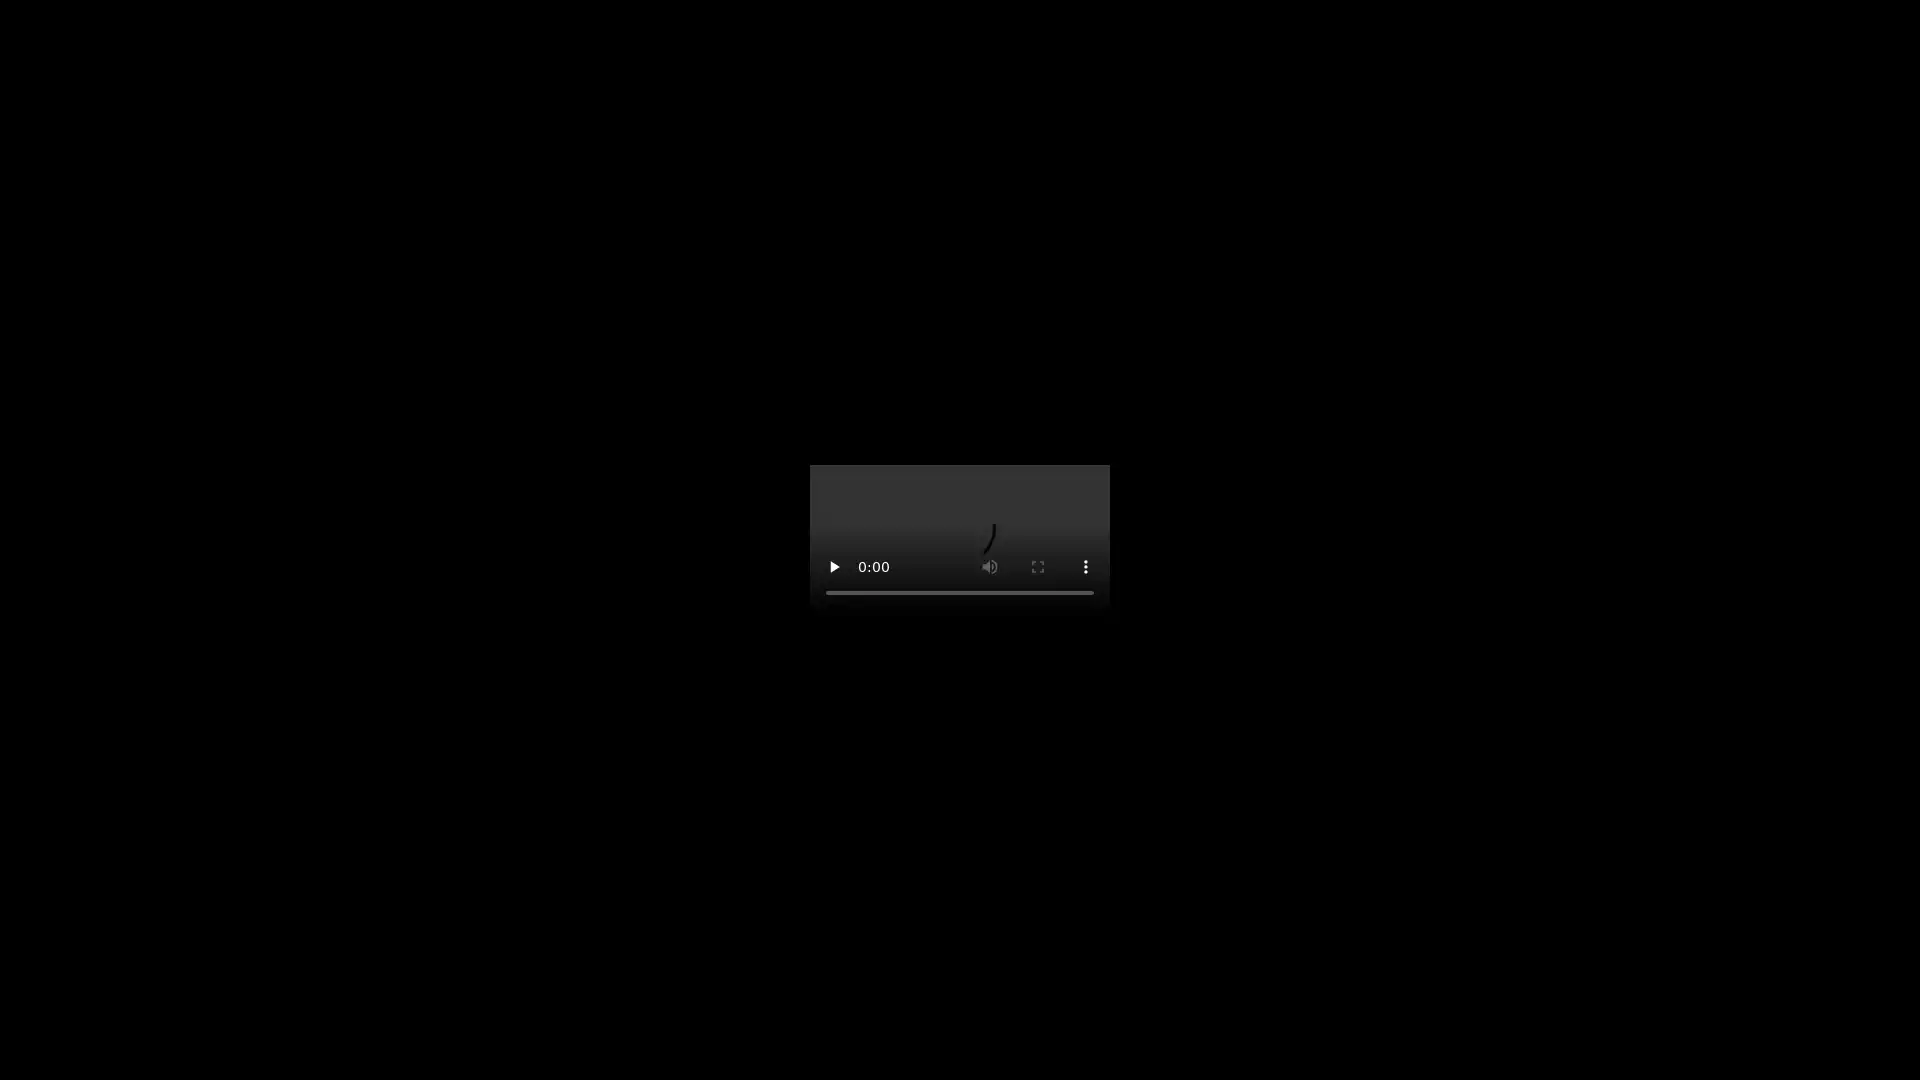 The height and width of the screenshot is (1080, 1920). What do you see at coordinates (1083, 586) in the screenshot?
I see `show more media controls` at bounding box center [1083, 586].